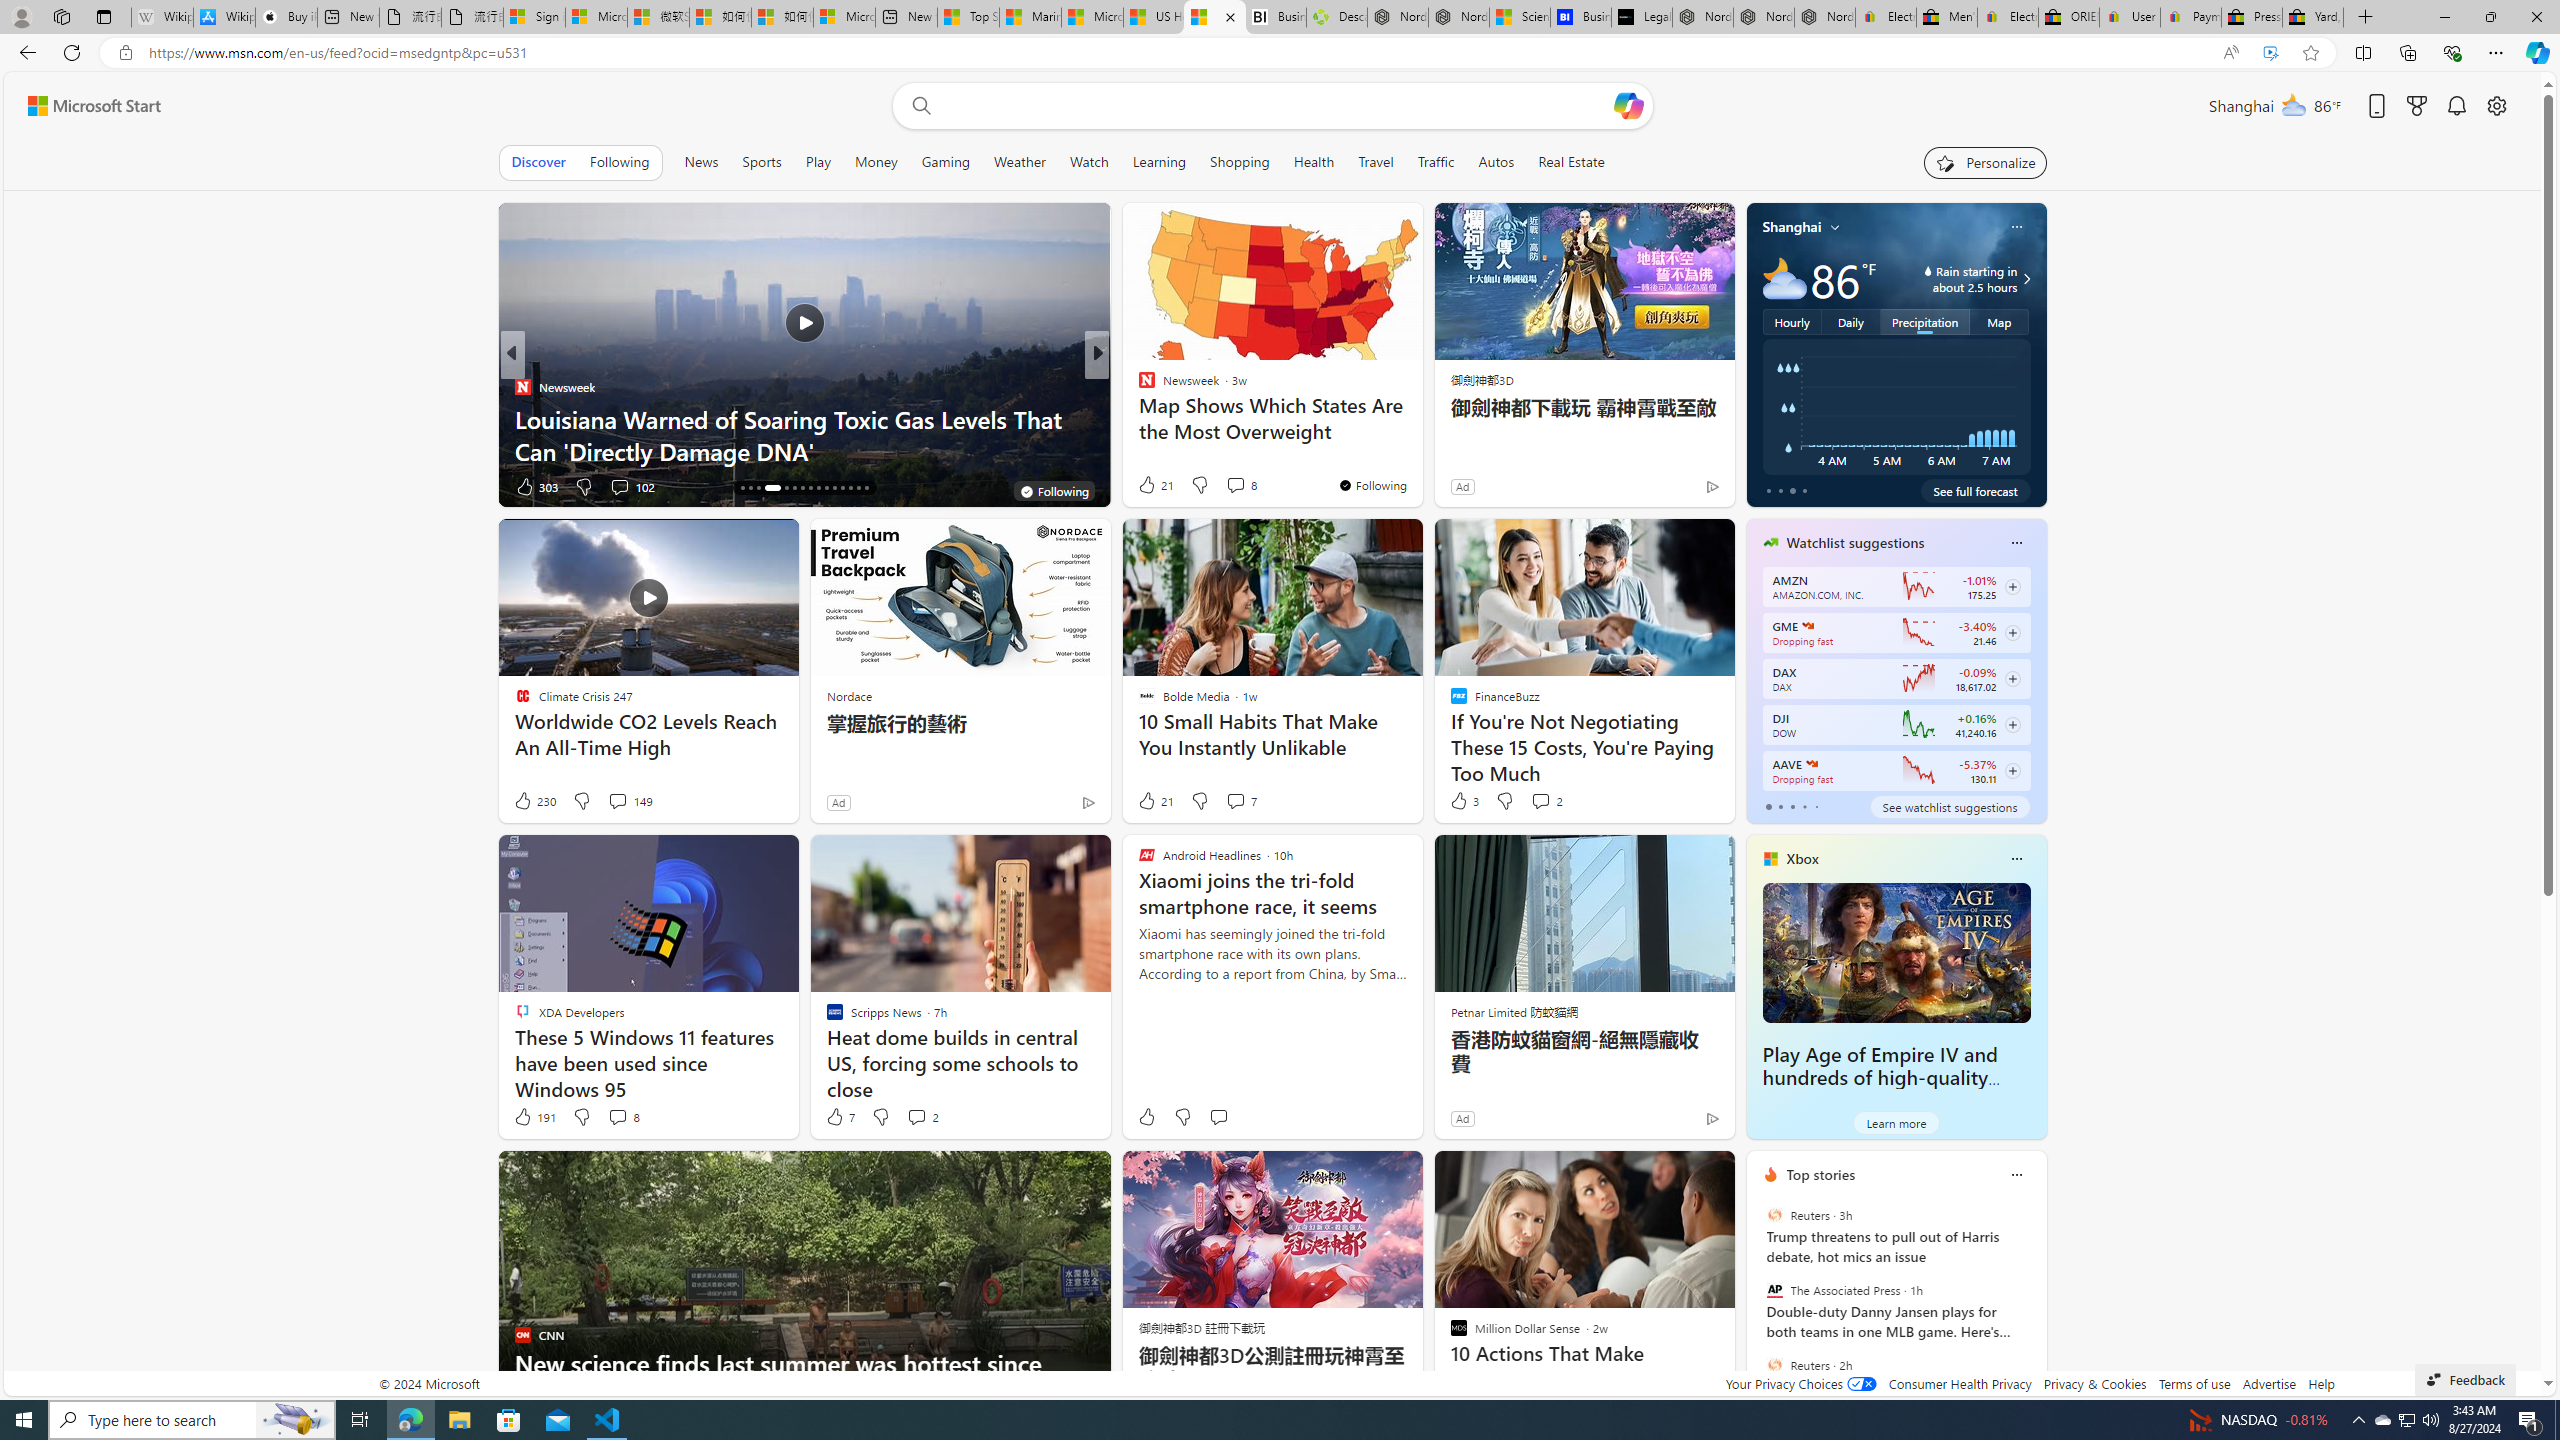 Image resolution: width=2560 pixels, height=1440 pixels. What do you see at coordinates (826, 487) in the screenshot?
I see `'AutomationID: tab-25'` at bounding box center [826, 487].